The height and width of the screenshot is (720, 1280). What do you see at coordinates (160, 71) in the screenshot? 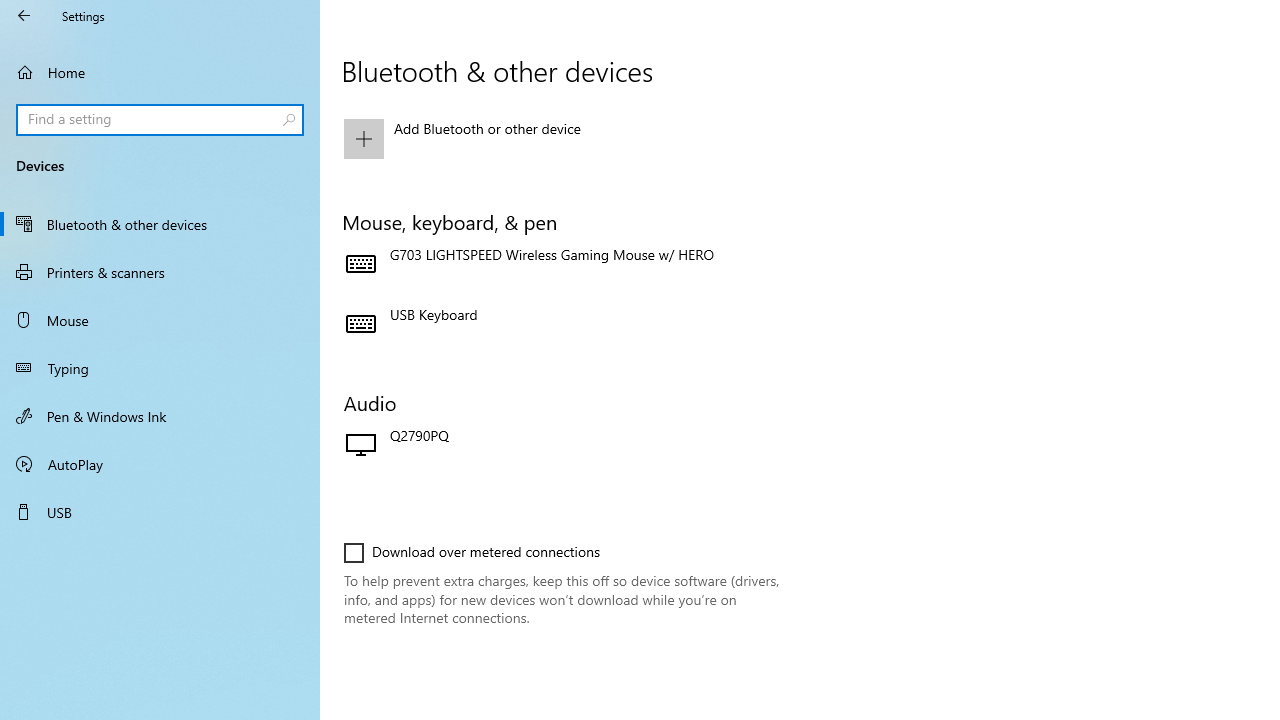
I see `'Home'` at bounding box center [160, 71].